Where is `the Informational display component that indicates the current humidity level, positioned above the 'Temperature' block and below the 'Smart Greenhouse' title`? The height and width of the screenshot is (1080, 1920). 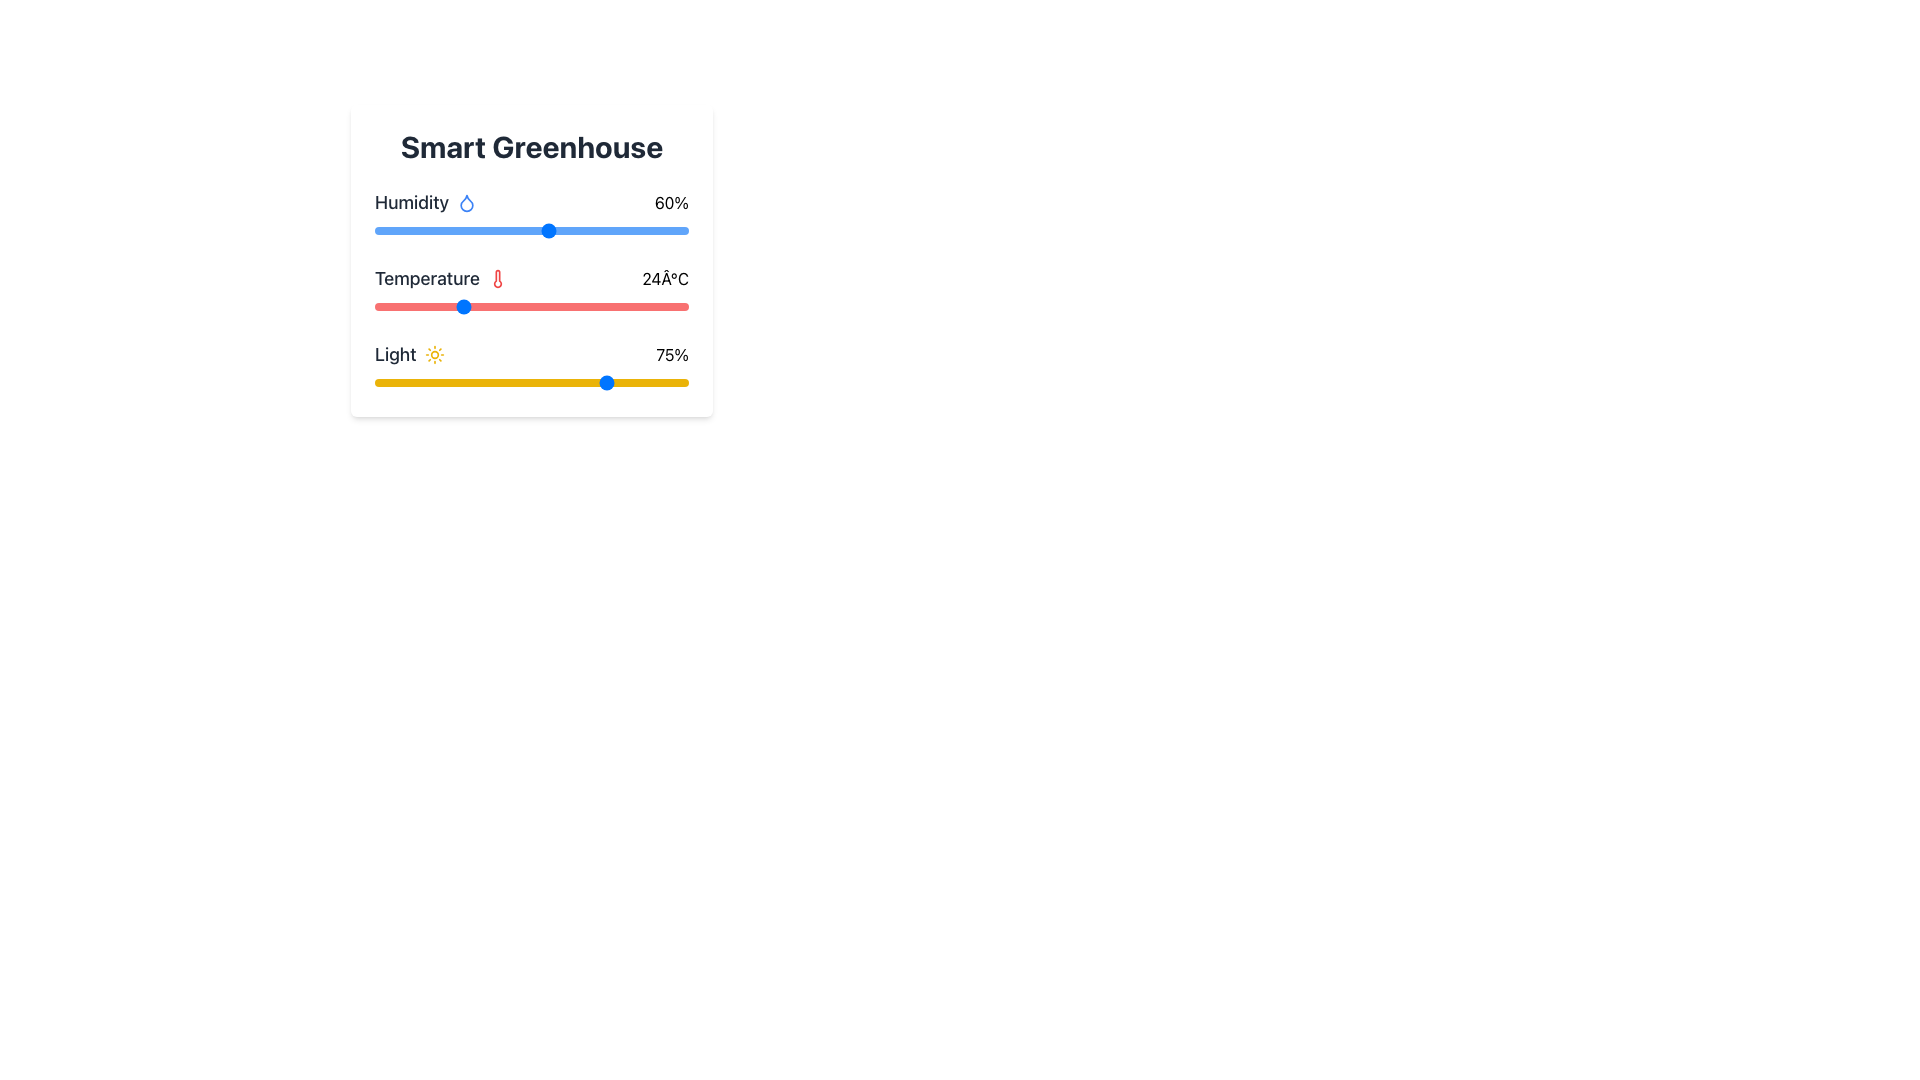
the Informational display component that indicates the current humidity level, positioned above the 'Temperature' block and below the 'Smart Greenhouse' title is located at coordinates (532, 215).